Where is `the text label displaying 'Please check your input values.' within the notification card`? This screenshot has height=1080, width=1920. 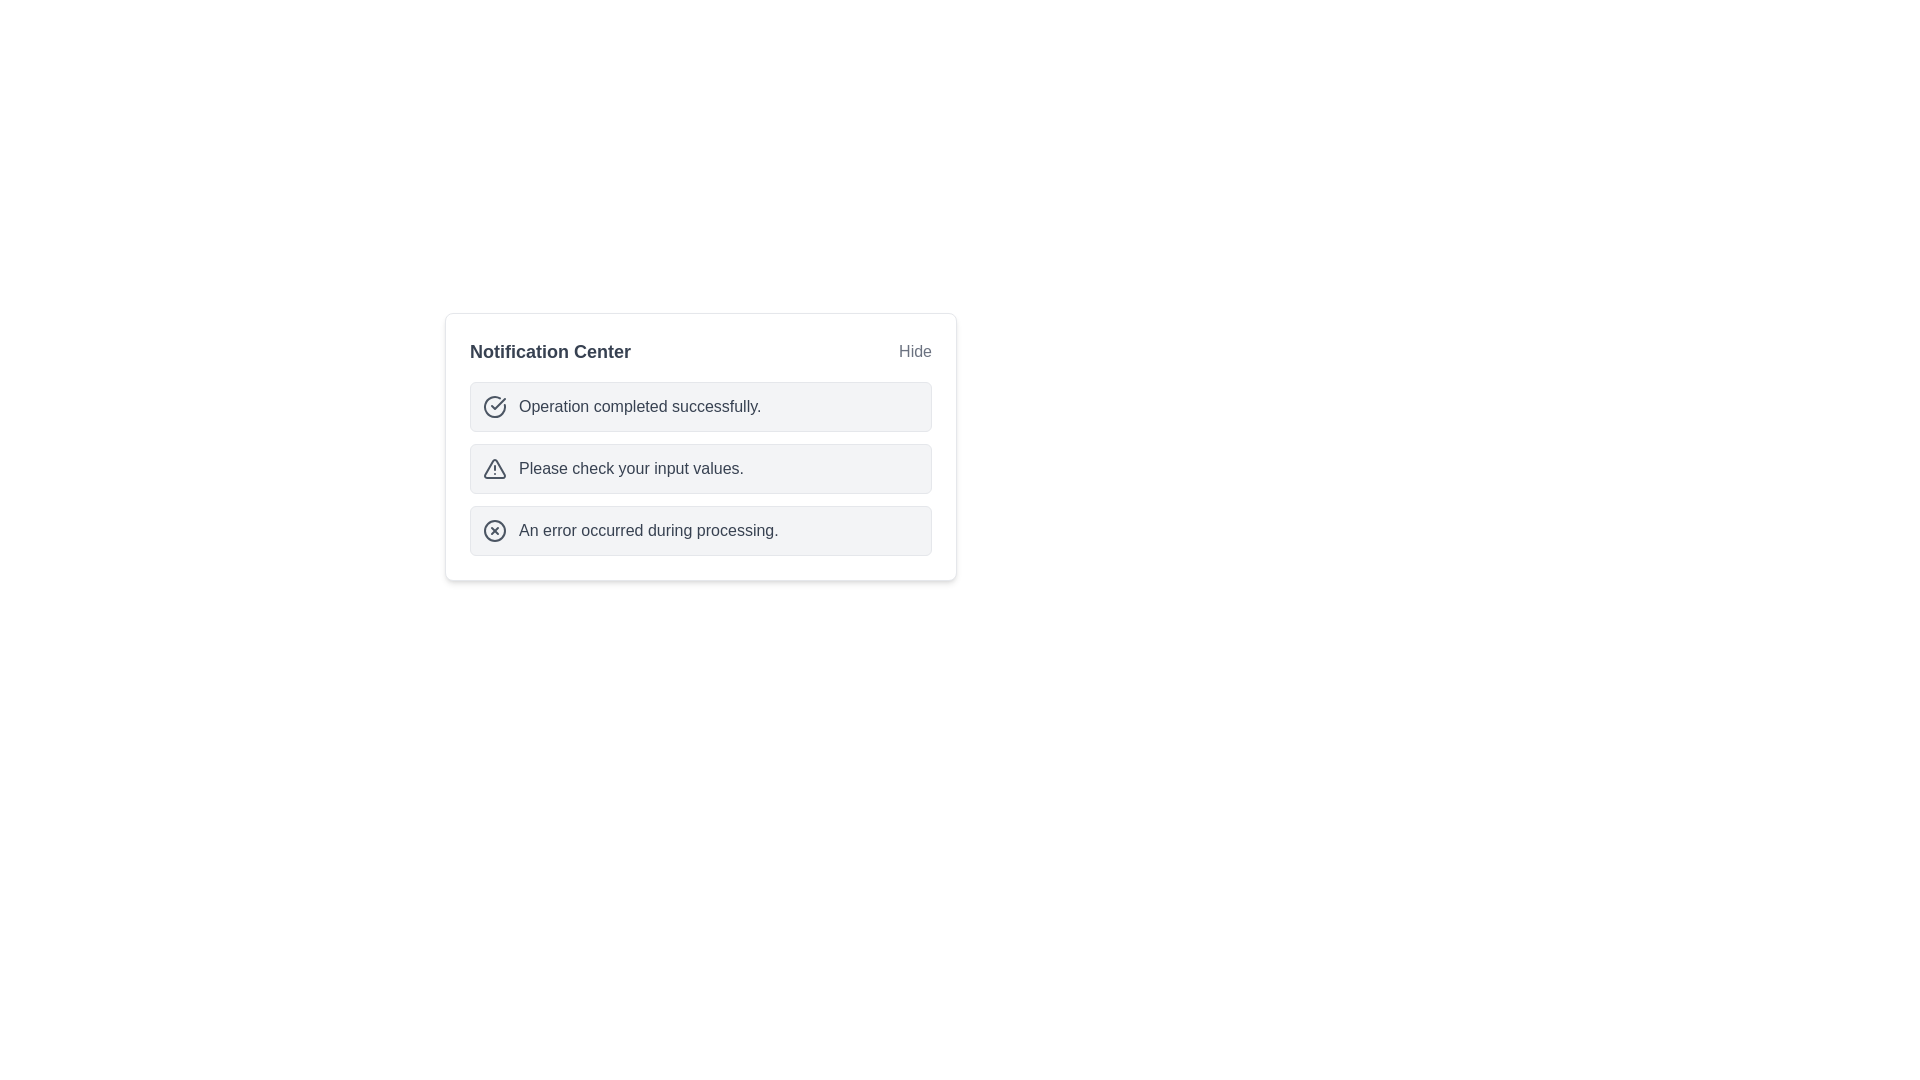
the text label displaying 'Please check your input values.' within the notification card is located at coordinates (630, 469).